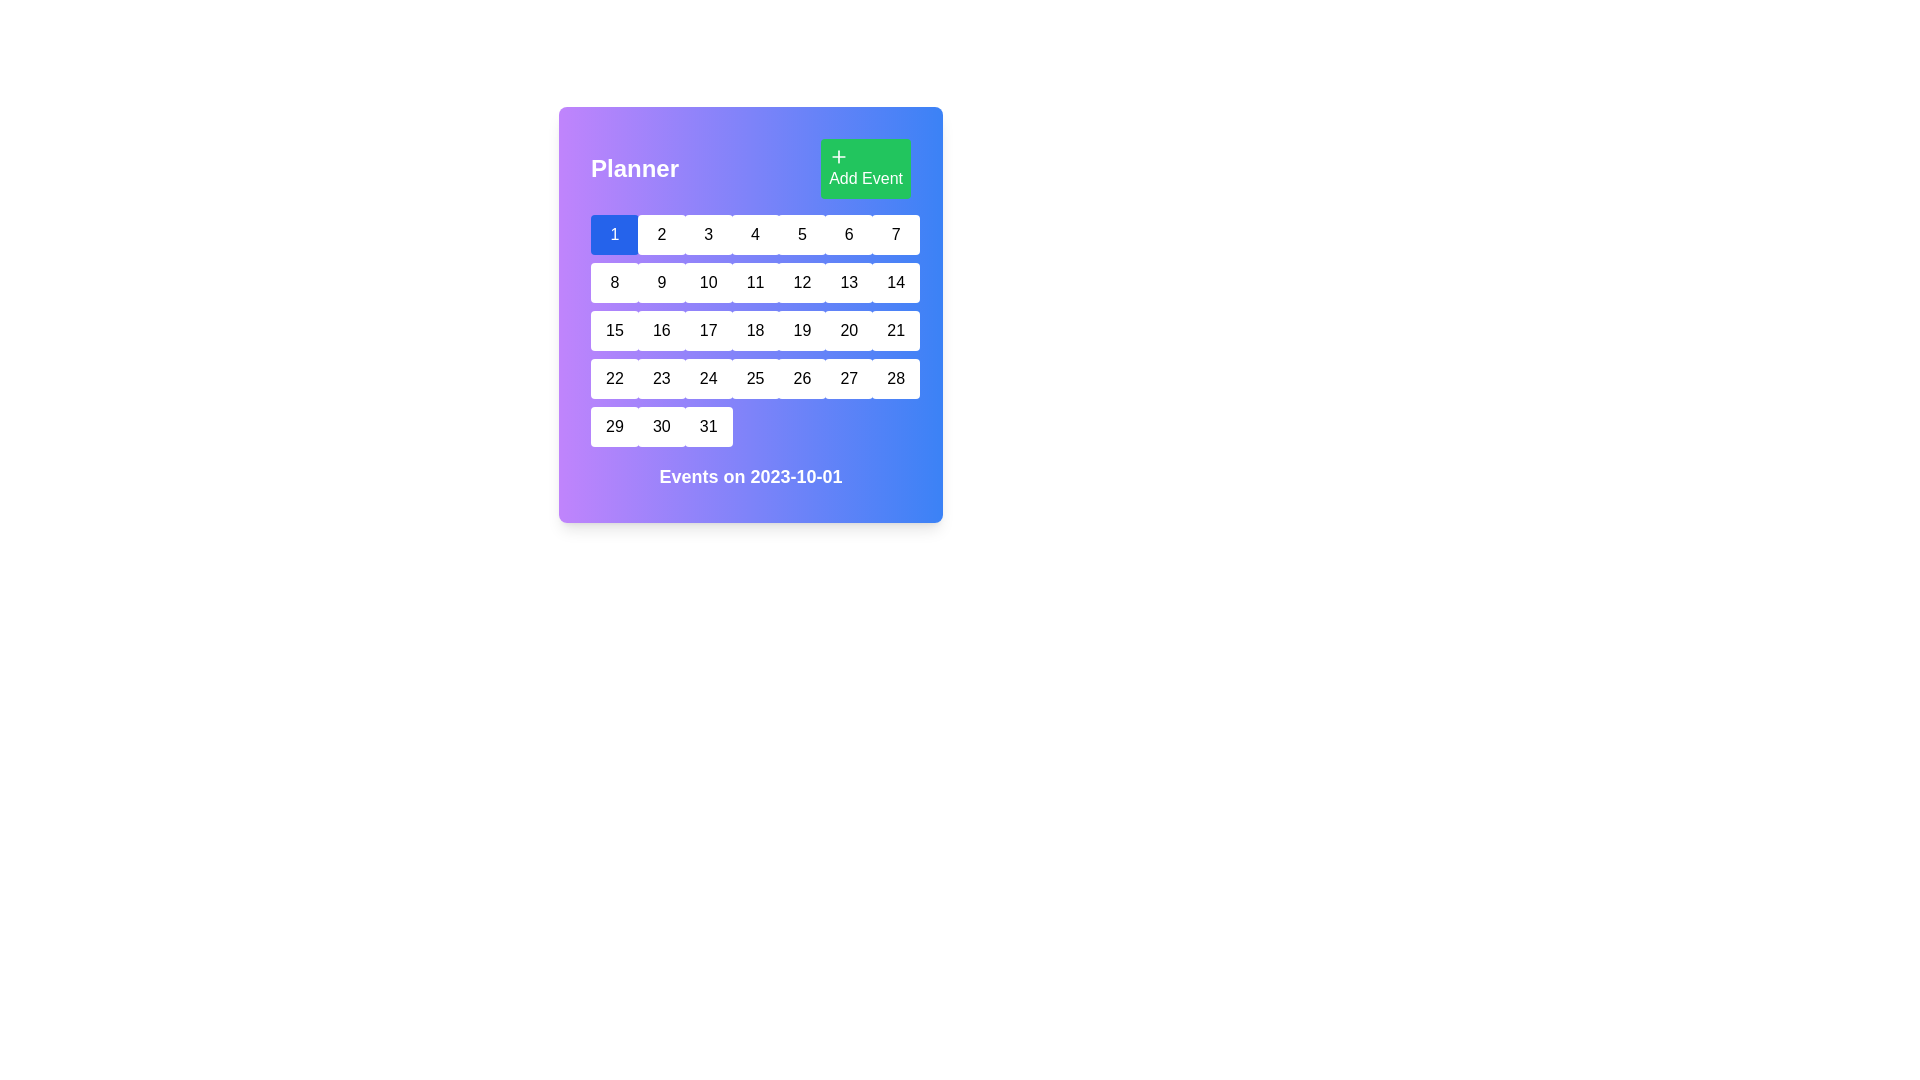 Image resolution: width=1920 pixels, height=1080 pixels. I want to click on the button representing the date '26', so click(802, 378).